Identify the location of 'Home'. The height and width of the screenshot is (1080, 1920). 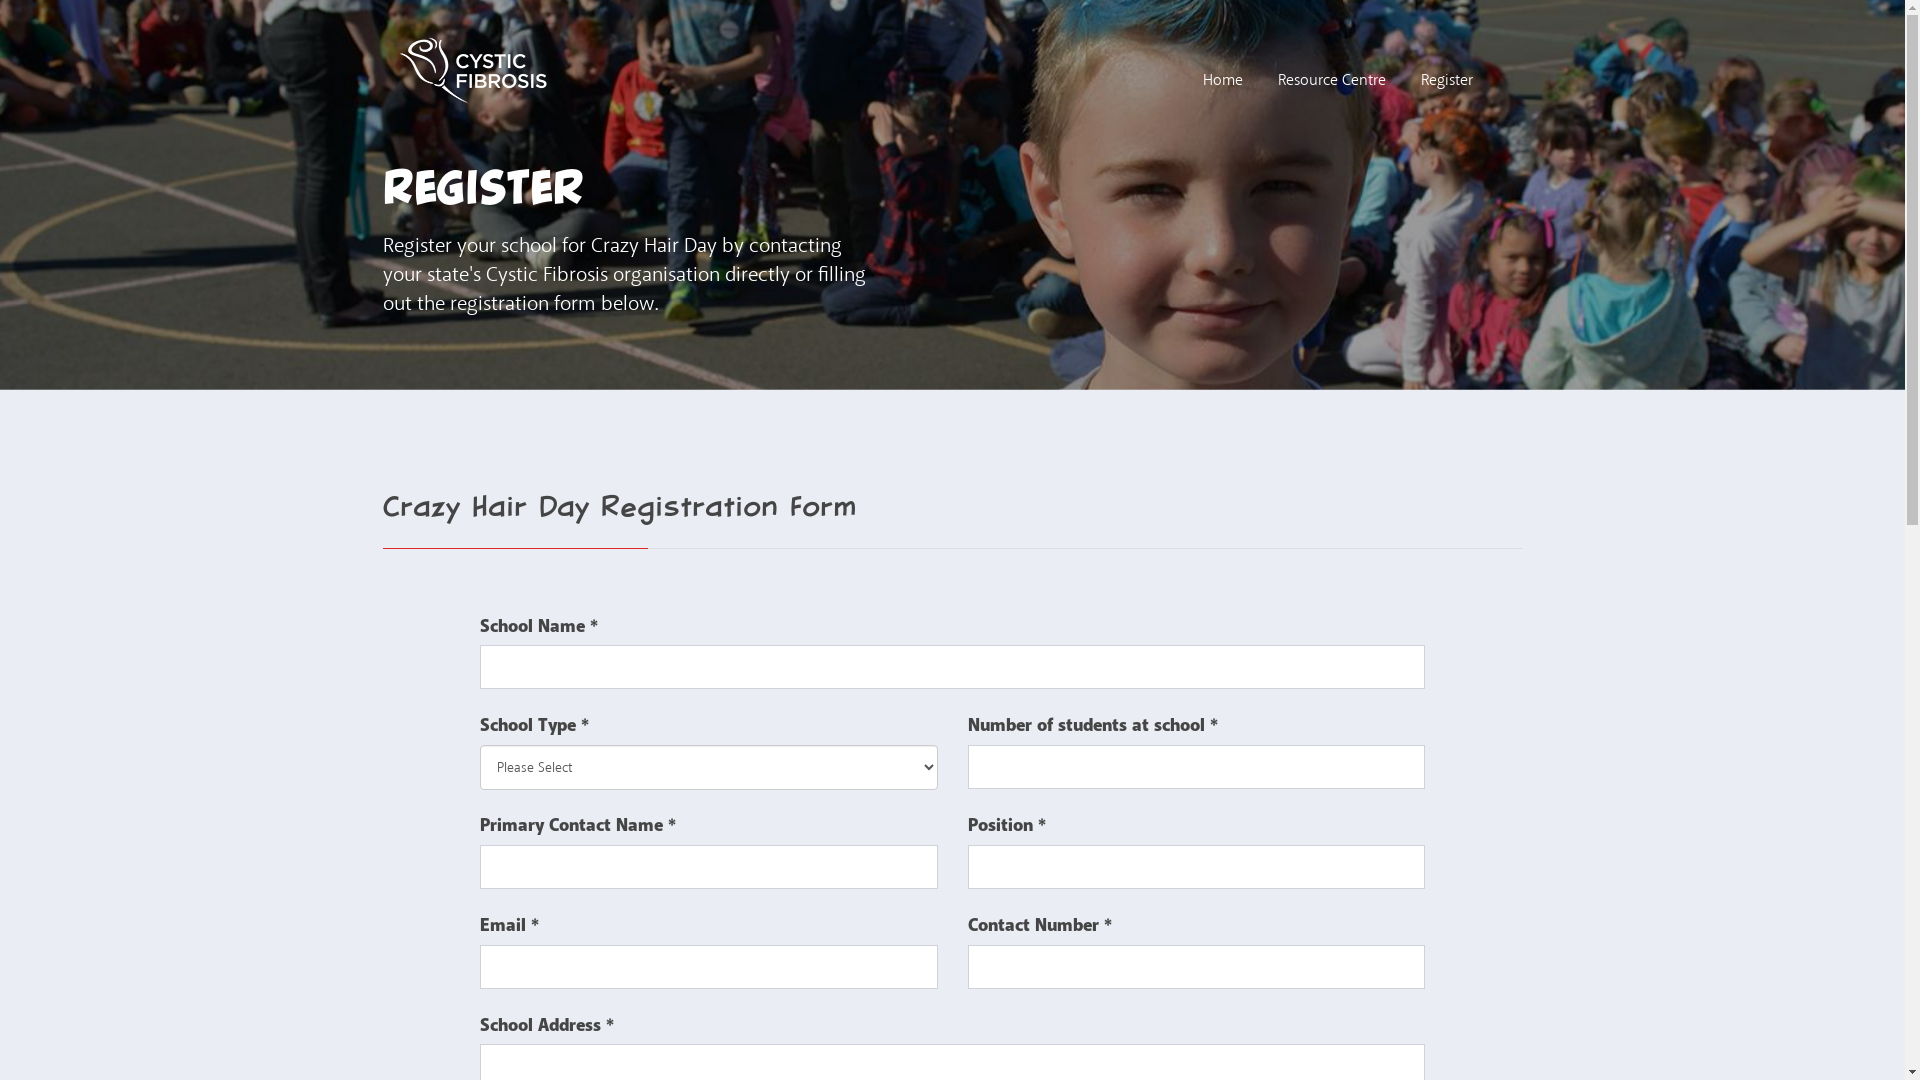
(1221, 80).